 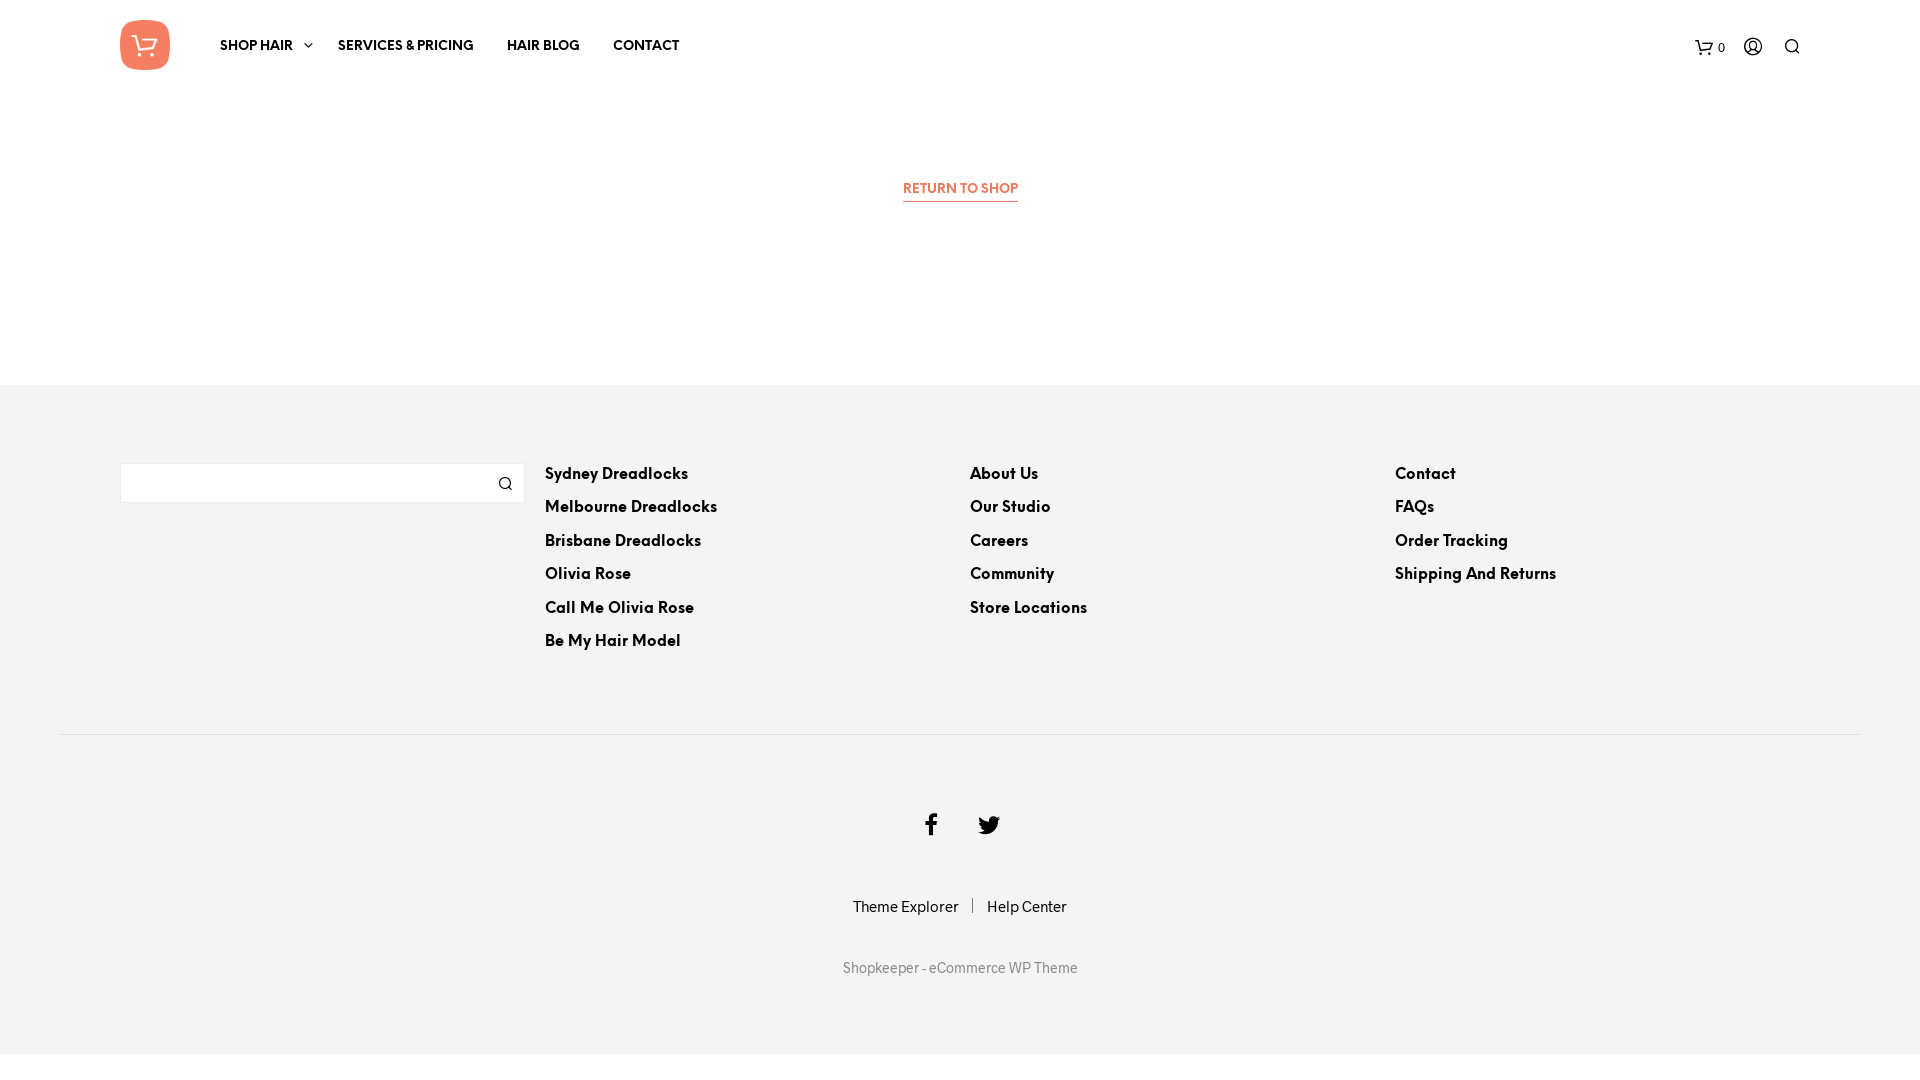 What do you see at coordinates (615, 474) in the screenshot?
I see `'Sydney Dreadlocks'` at bounding box center [615, 474].